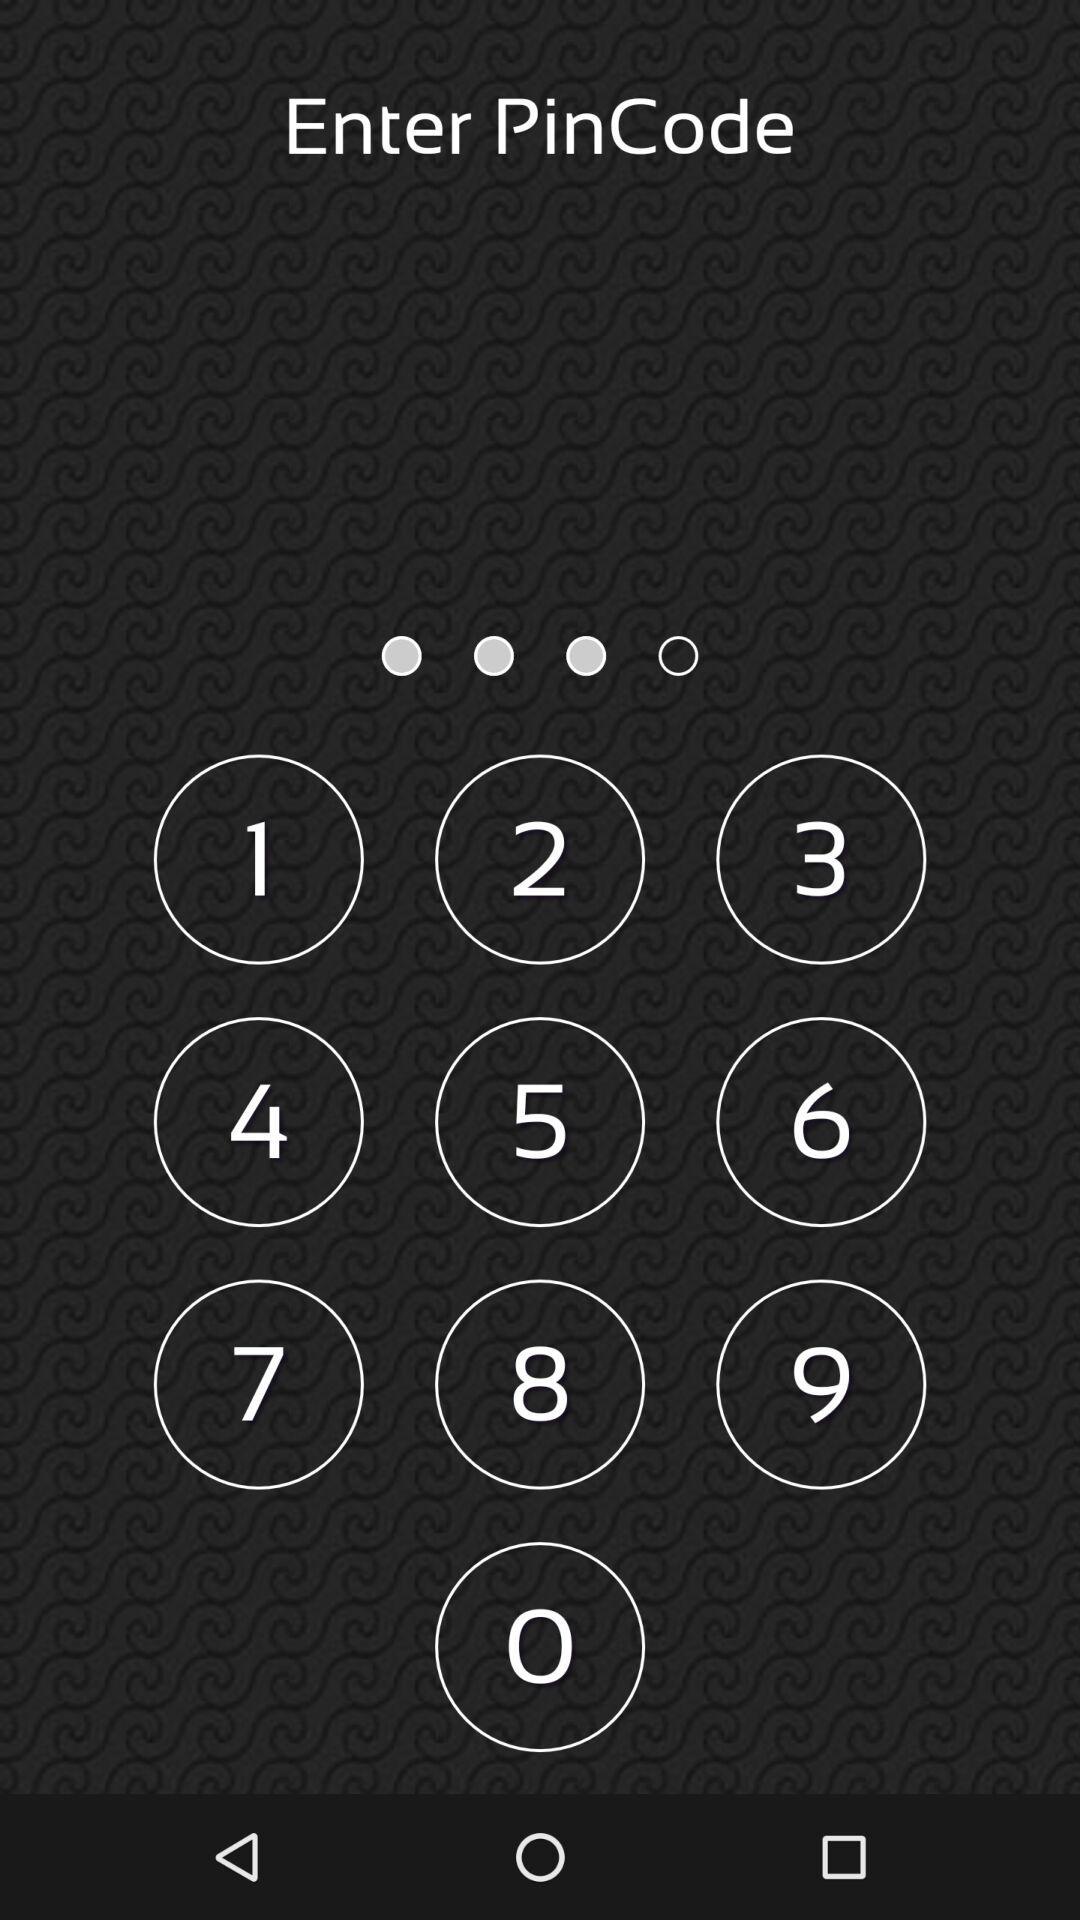 The image size is (1080, 1920). Describe the element at coordinates (540, 1122) in the screenshot. I see `the item above the 8 icon` at that location.